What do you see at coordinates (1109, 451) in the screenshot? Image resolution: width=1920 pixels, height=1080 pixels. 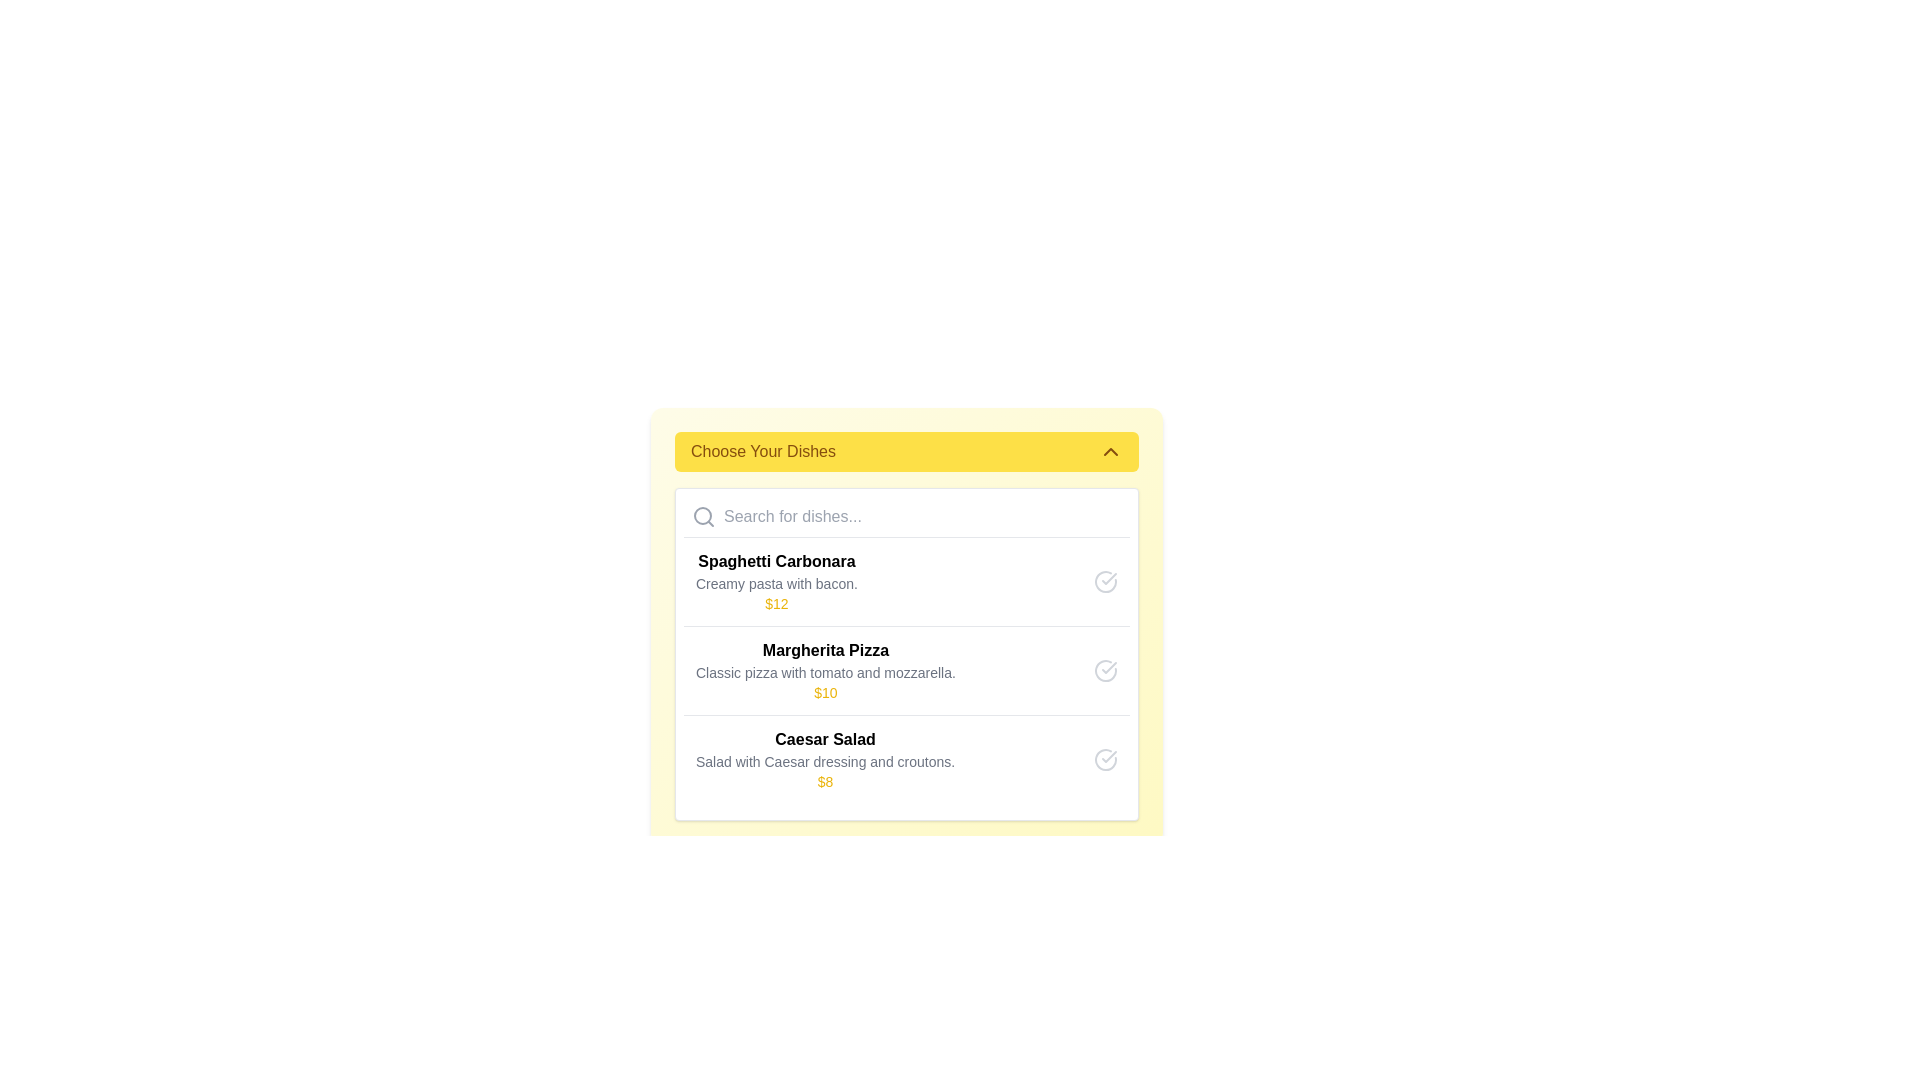 I see `the downwards-chevron icon located at the right side of the yellow header bar labeled 'Choose Your Dishes'` at bounding box center [1109, 451].